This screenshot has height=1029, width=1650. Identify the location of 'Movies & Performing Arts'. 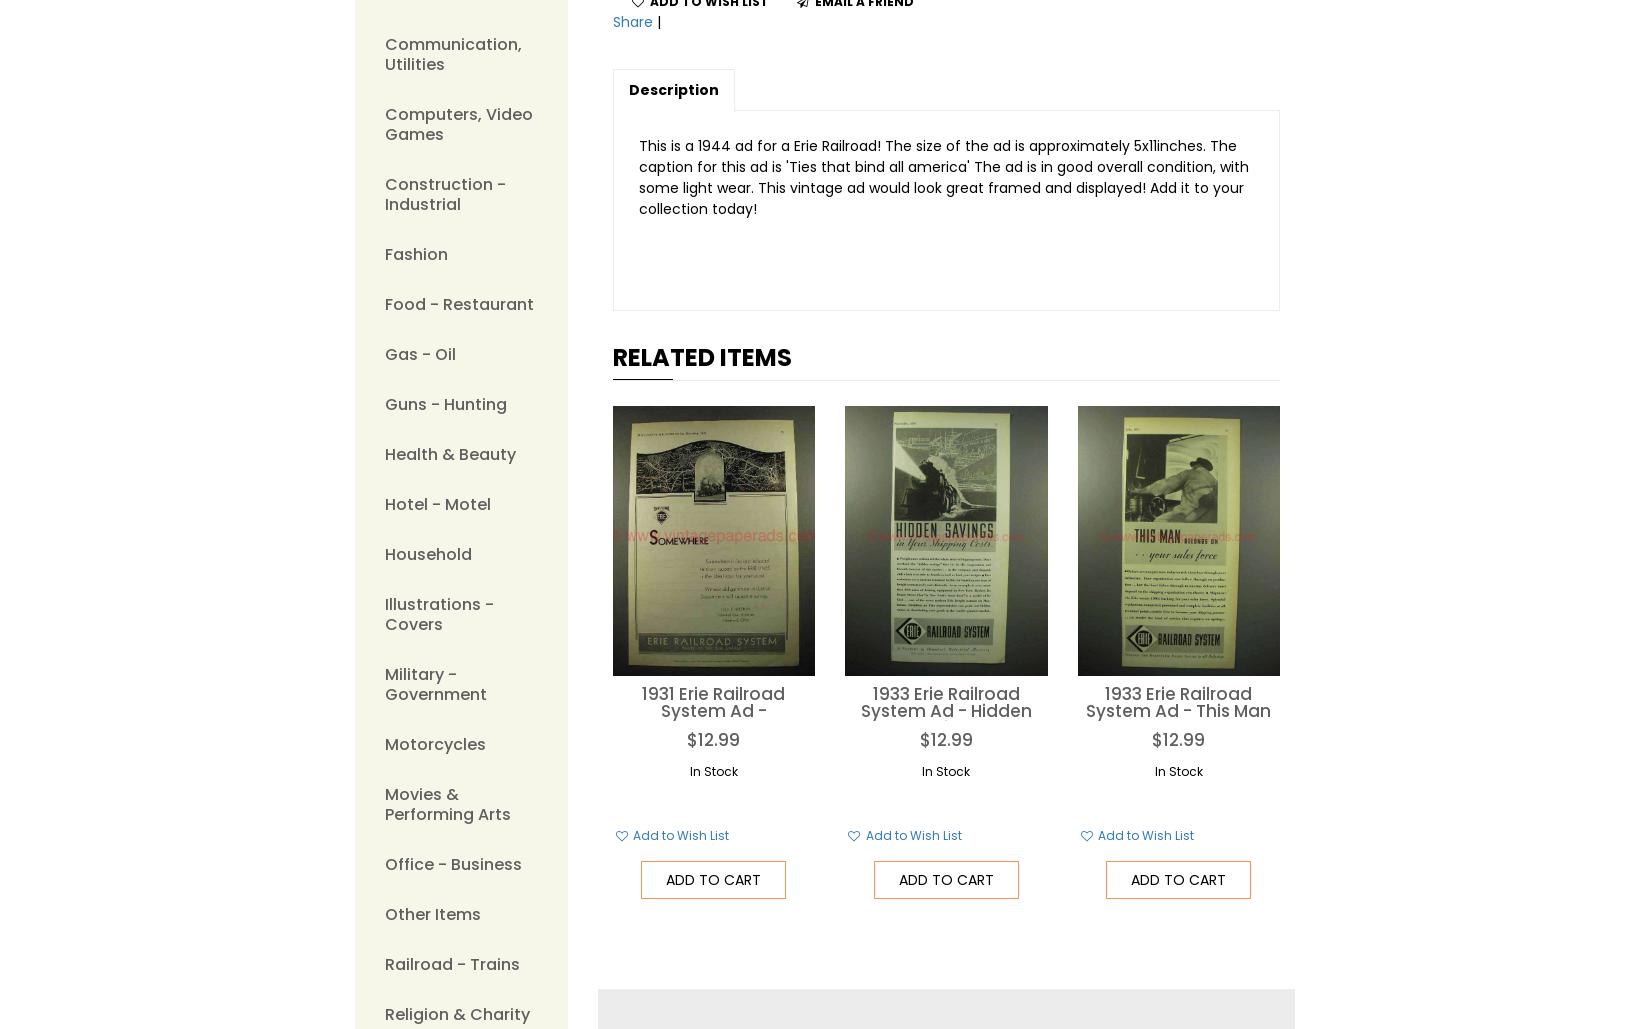
(446, 804).